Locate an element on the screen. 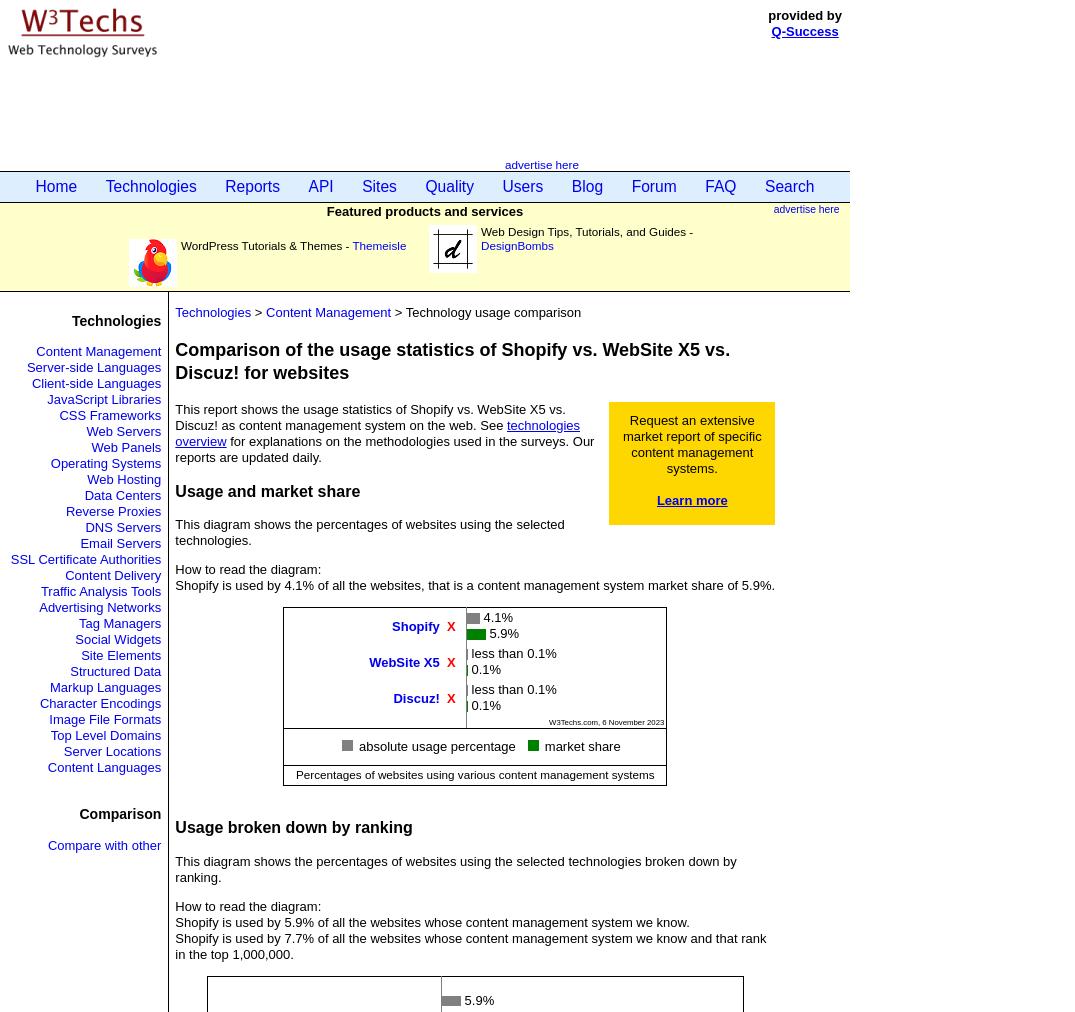 The height and width of the screenshot is (1012, 1075). 'W3Techs.com, 6 November 2023' is located at coordinates (549, 722).